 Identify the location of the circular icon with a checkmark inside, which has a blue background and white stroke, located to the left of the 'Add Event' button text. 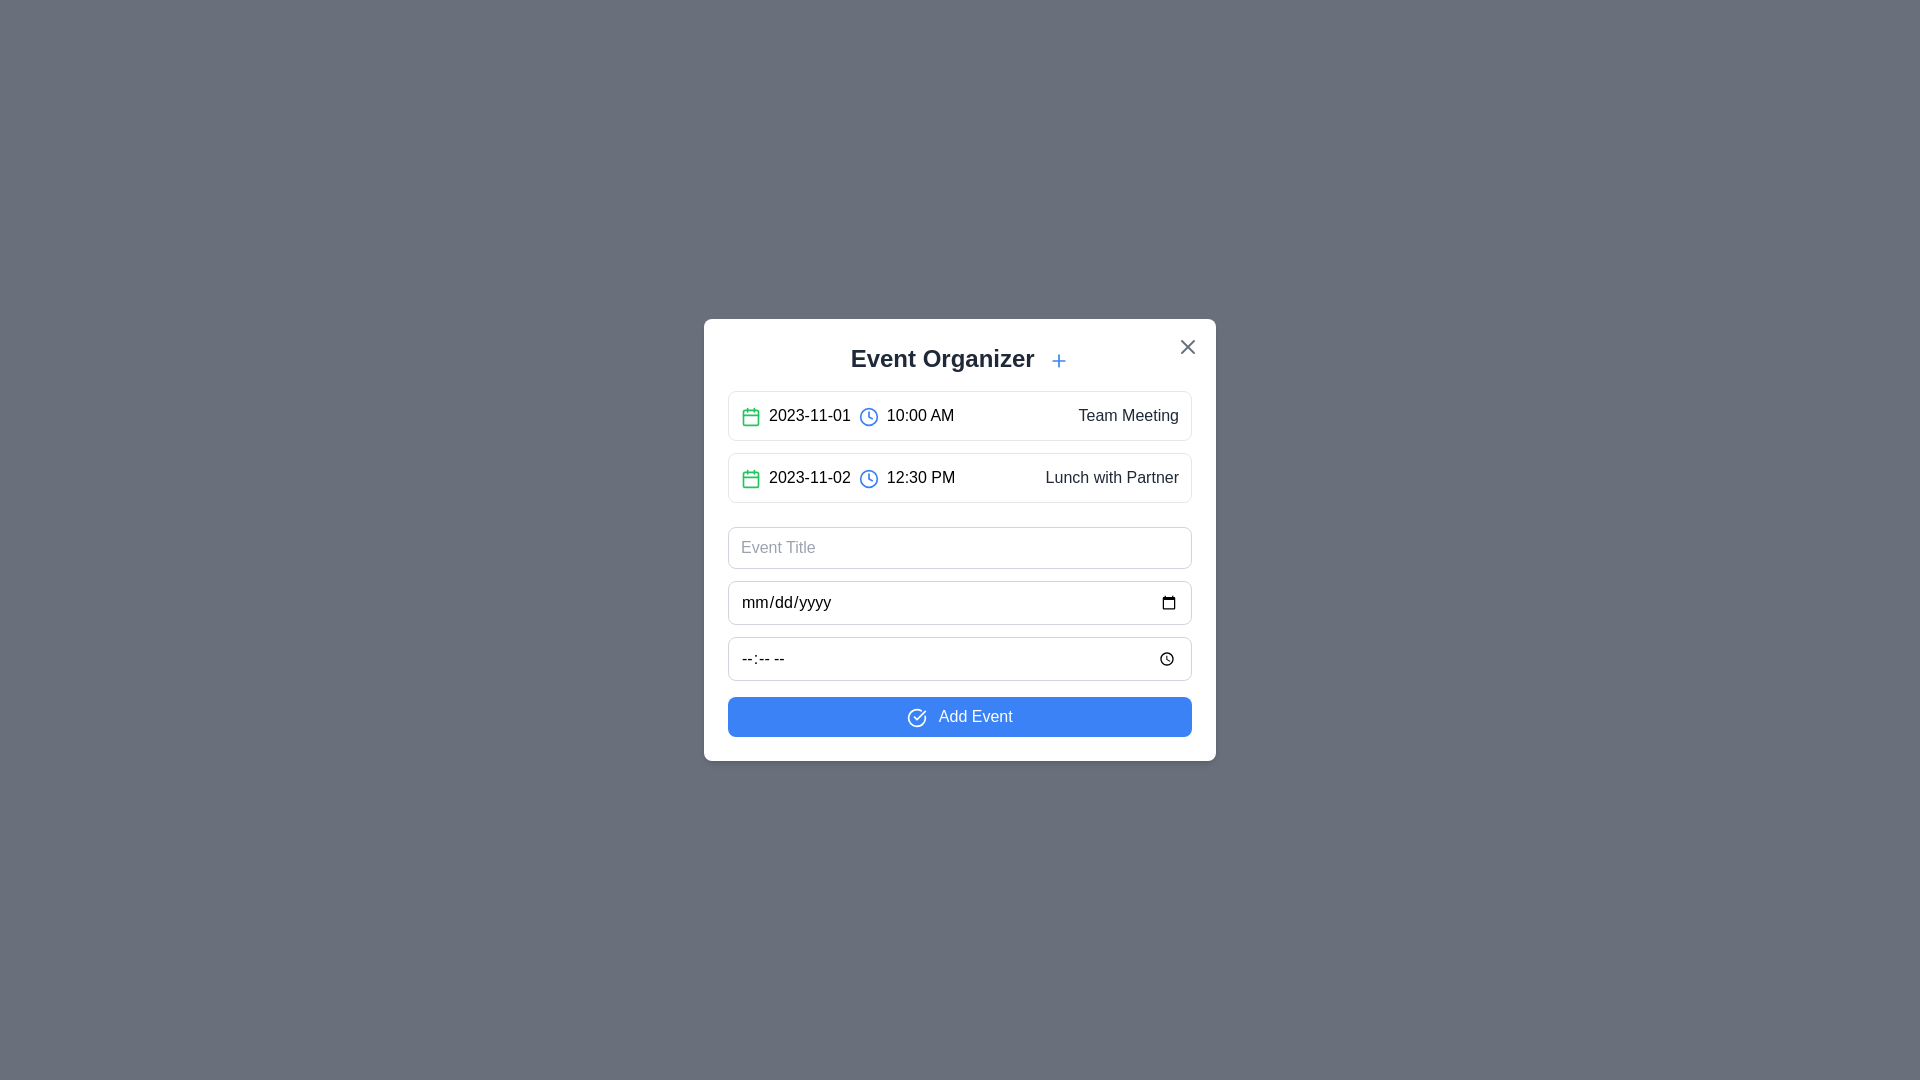
(916, 716).